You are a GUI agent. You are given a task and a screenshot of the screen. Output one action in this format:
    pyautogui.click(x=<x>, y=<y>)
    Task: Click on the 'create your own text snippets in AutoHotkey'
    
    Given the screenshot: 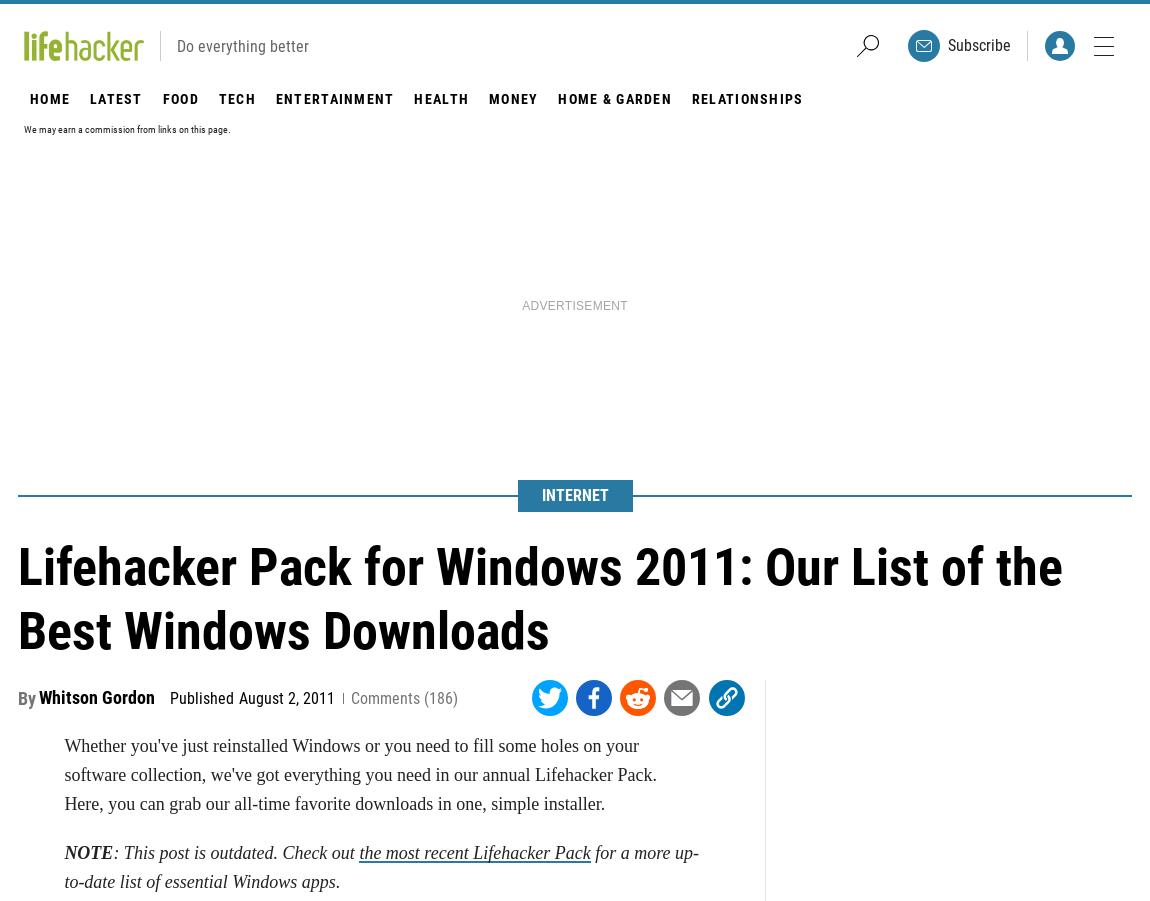 What is the action you would take?
    pyautogui.click(x=366, y=56)
    